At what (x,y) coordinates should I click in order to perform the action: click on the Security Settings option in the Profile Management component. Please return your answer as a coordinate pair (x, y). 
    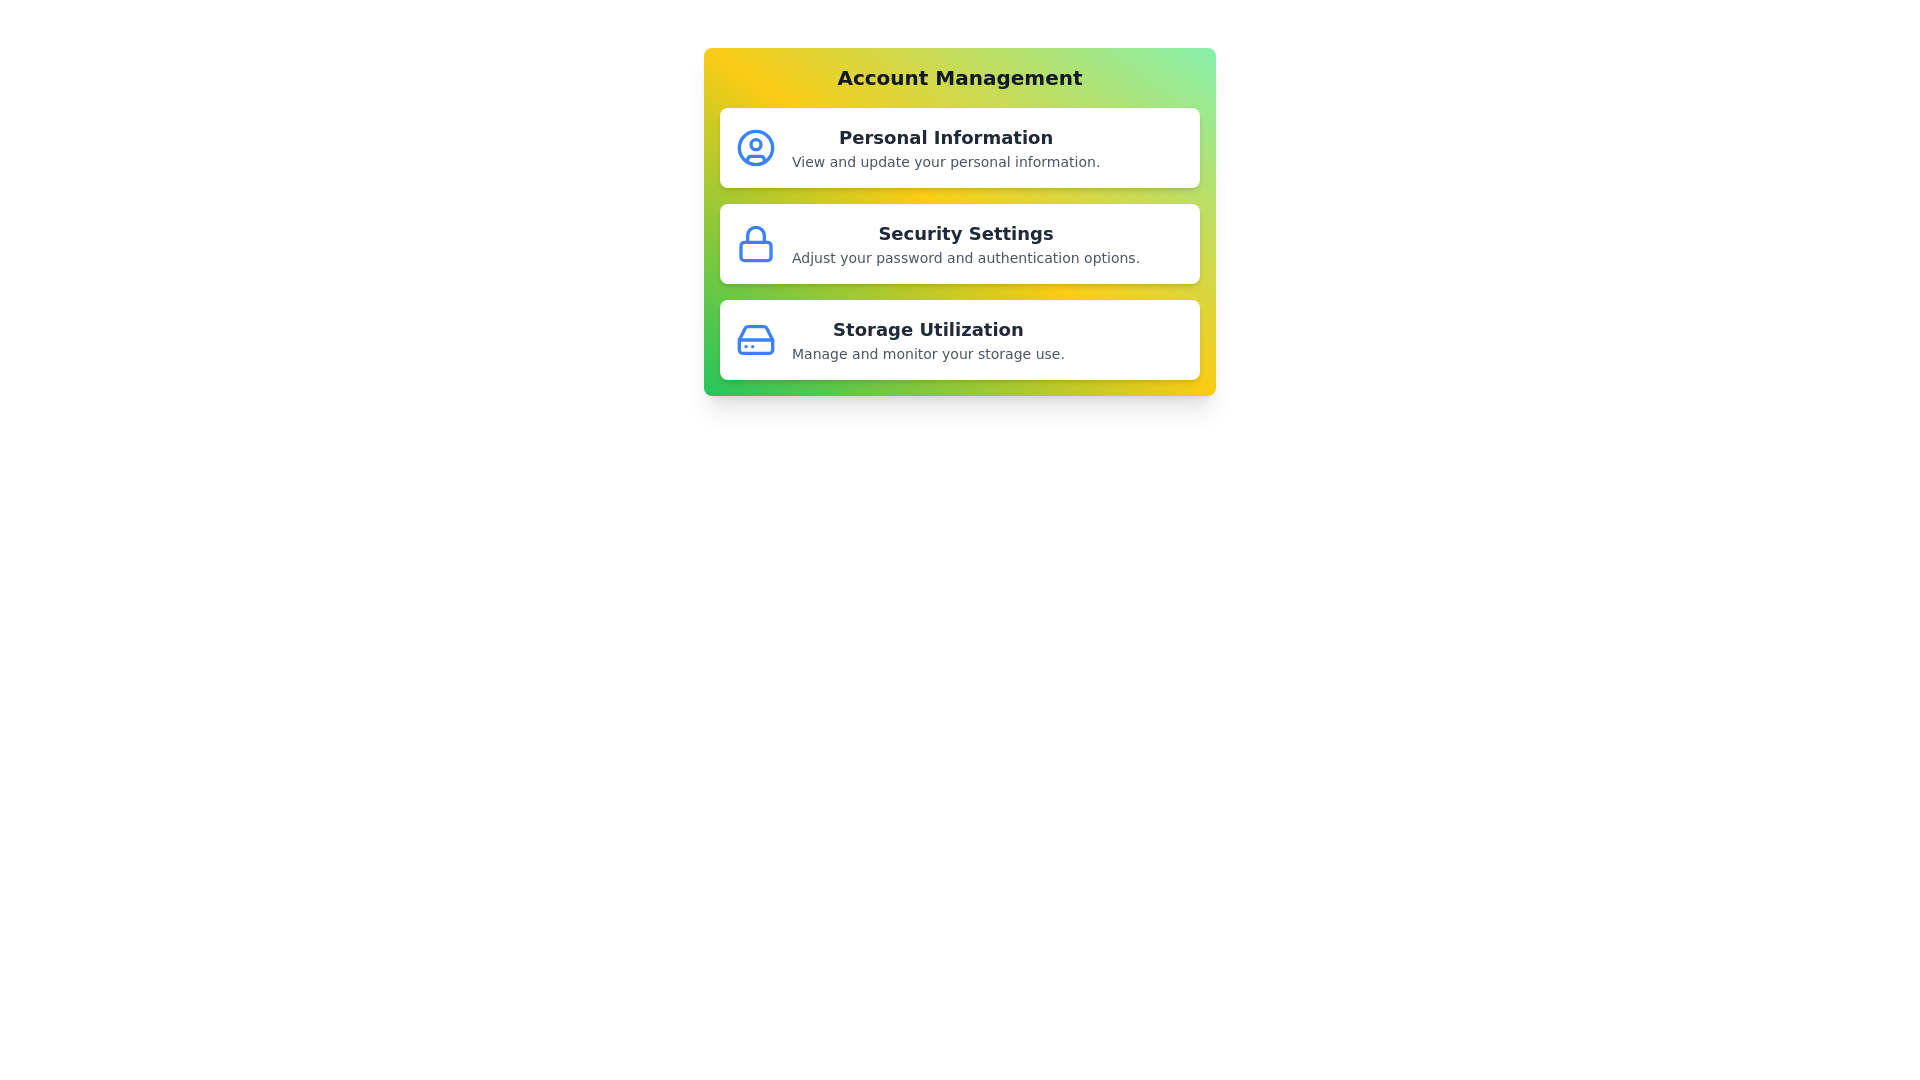
    Looking at the image, I should click on (960, 242).